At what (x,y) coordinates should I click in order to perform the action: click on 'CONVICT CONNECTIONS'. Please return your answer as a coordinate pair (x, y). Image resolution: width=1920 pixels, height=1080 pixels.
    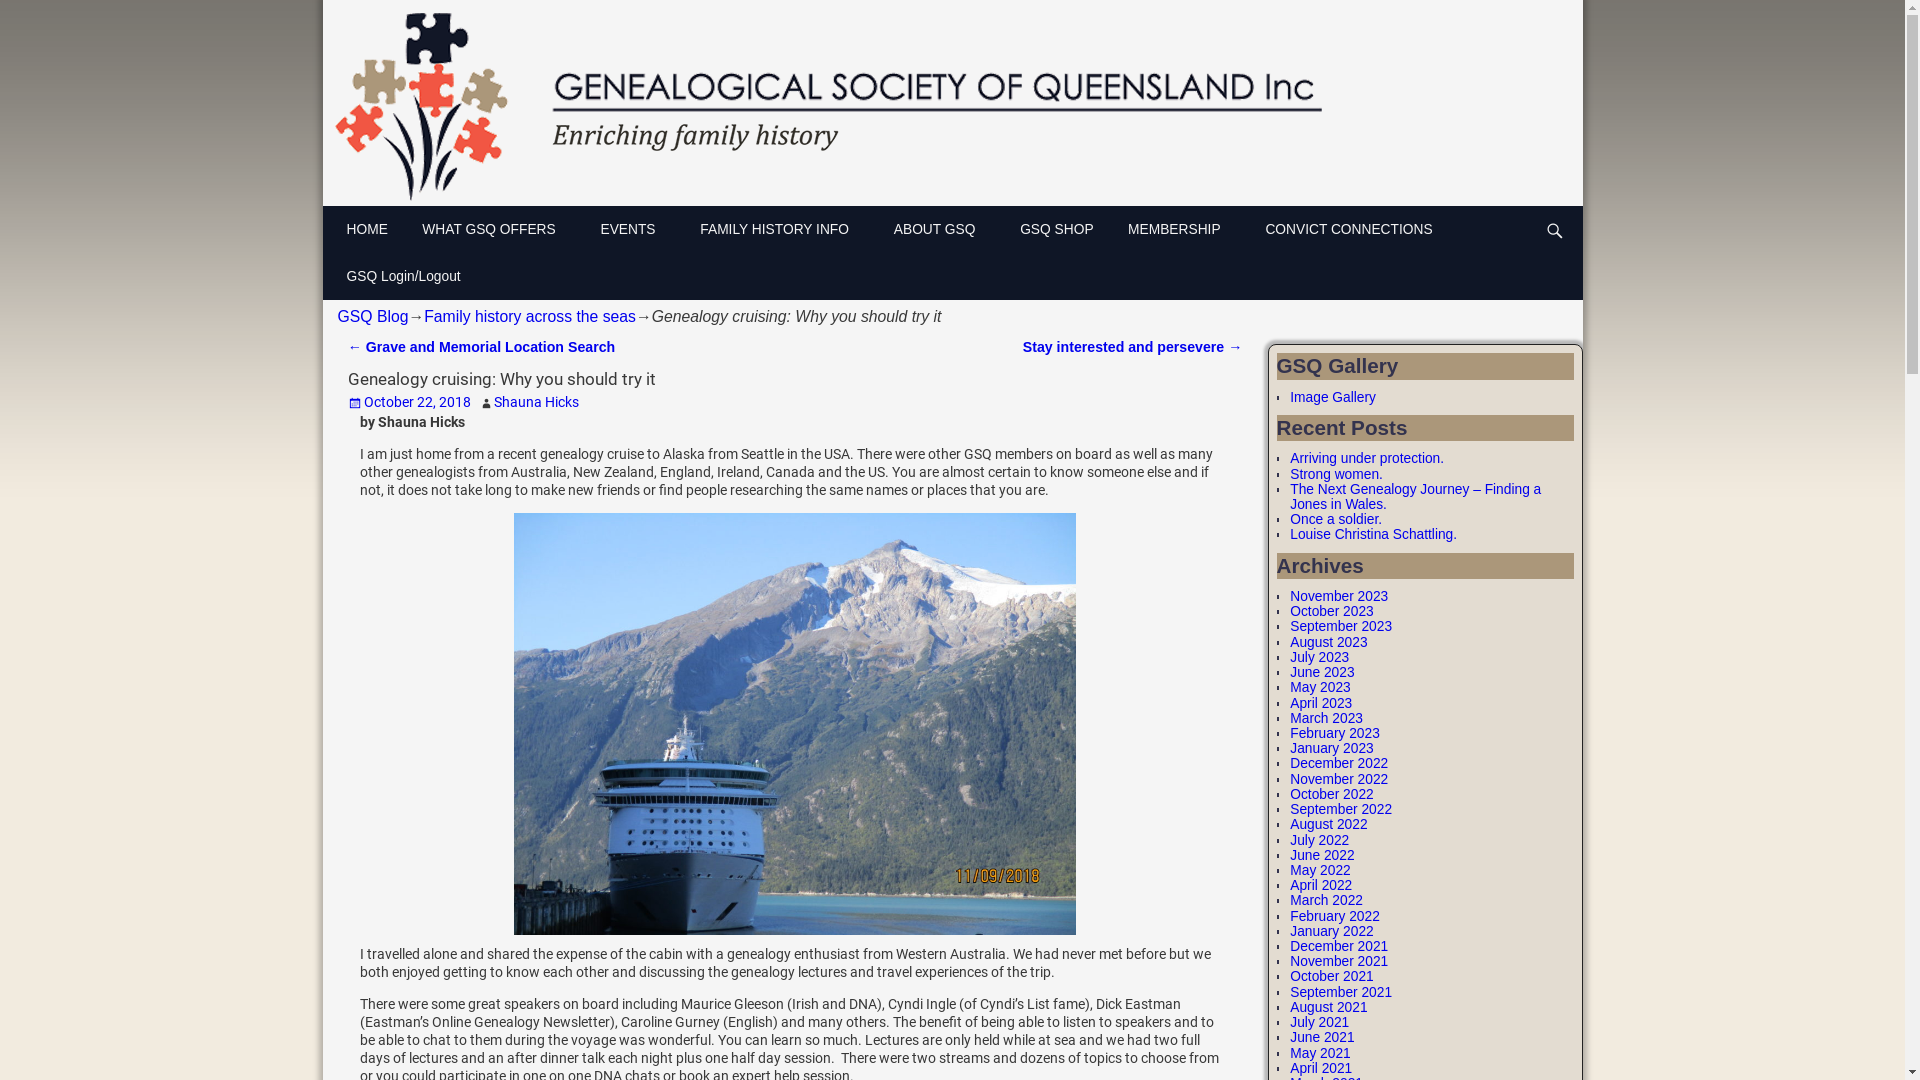
    Looking at the image, I should click on (1356, 228).